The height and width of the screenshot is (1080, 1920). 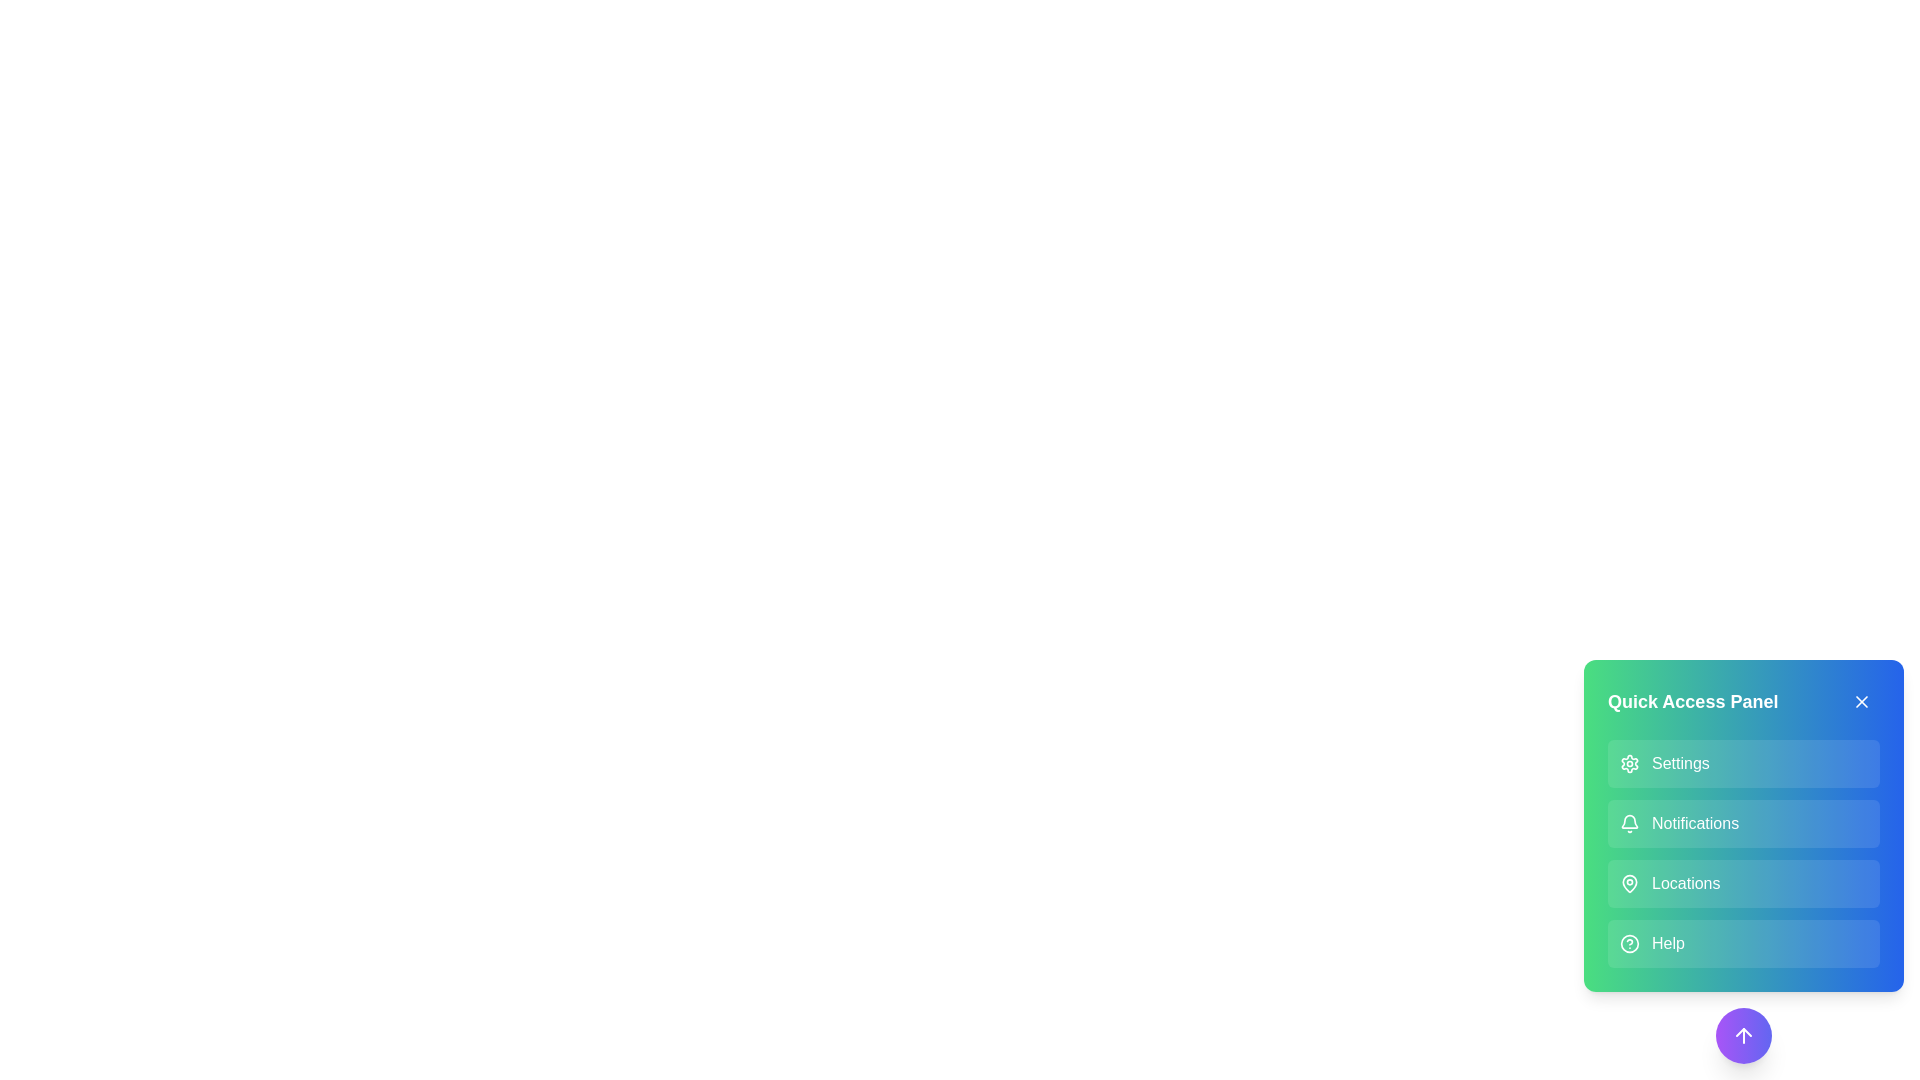 I want to click on the third button in the vertical list within the 'Quick Access Panel', which serves as a navigation tool for accessing the 'Locations' section, so click(x=1742, y=882).